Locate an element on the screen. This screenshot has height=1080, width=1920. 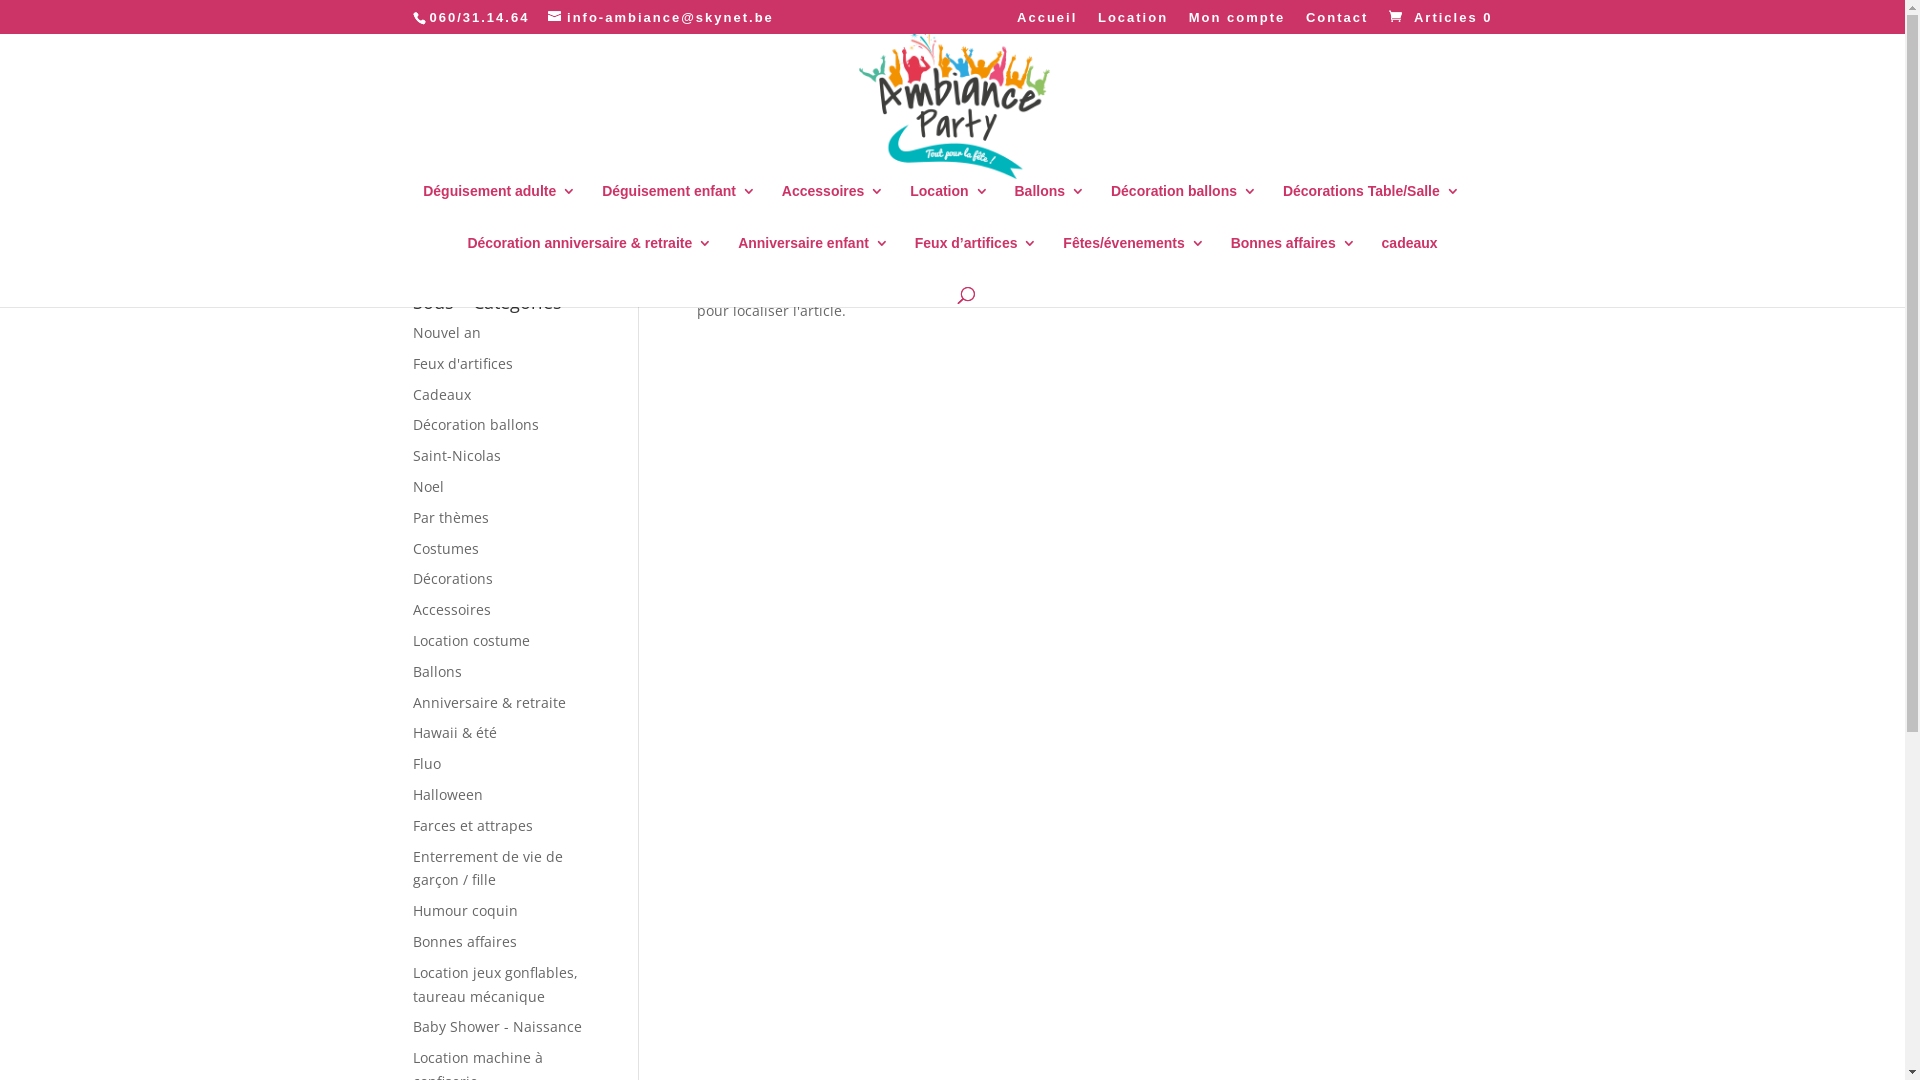
'Feux d'artifices' is located at coordinates (460, 363).